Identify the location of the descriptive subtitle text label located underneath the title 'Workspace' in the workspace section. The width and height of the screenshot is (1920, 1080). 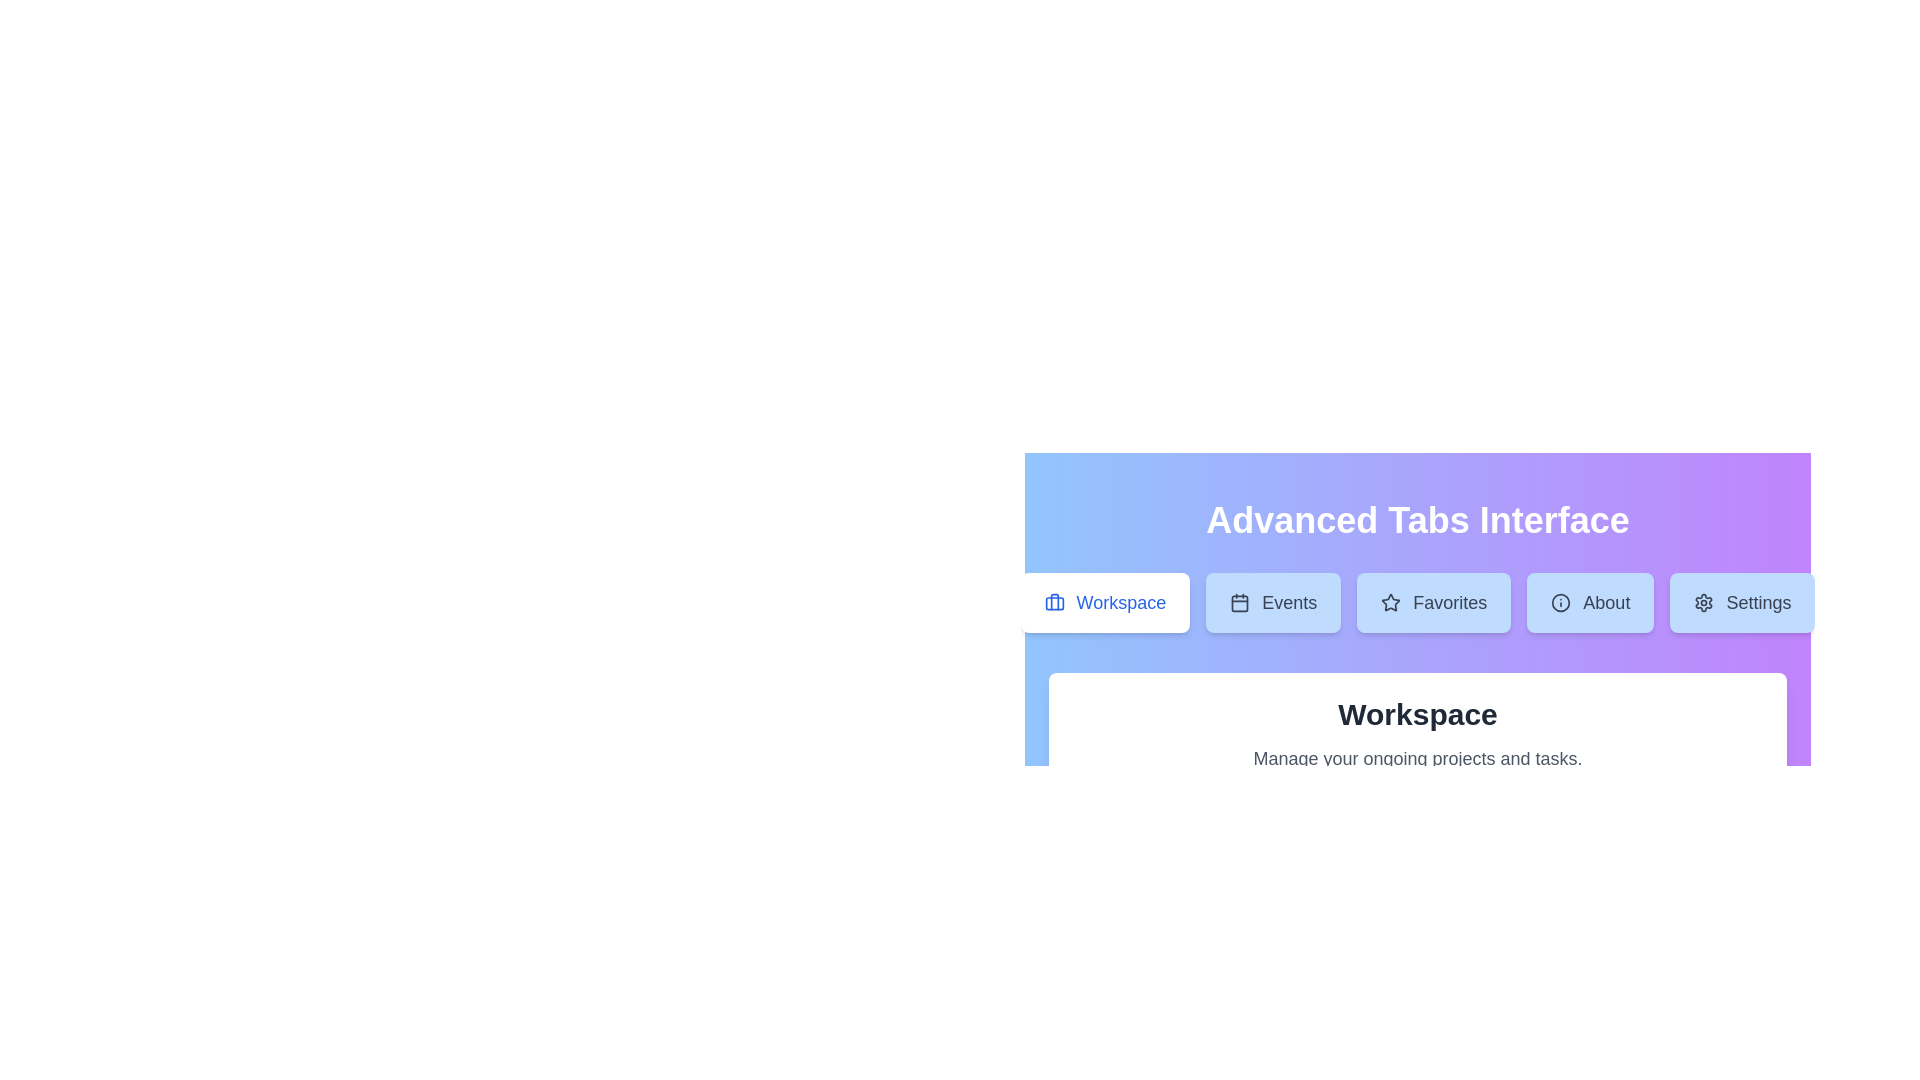
(1416, 759).